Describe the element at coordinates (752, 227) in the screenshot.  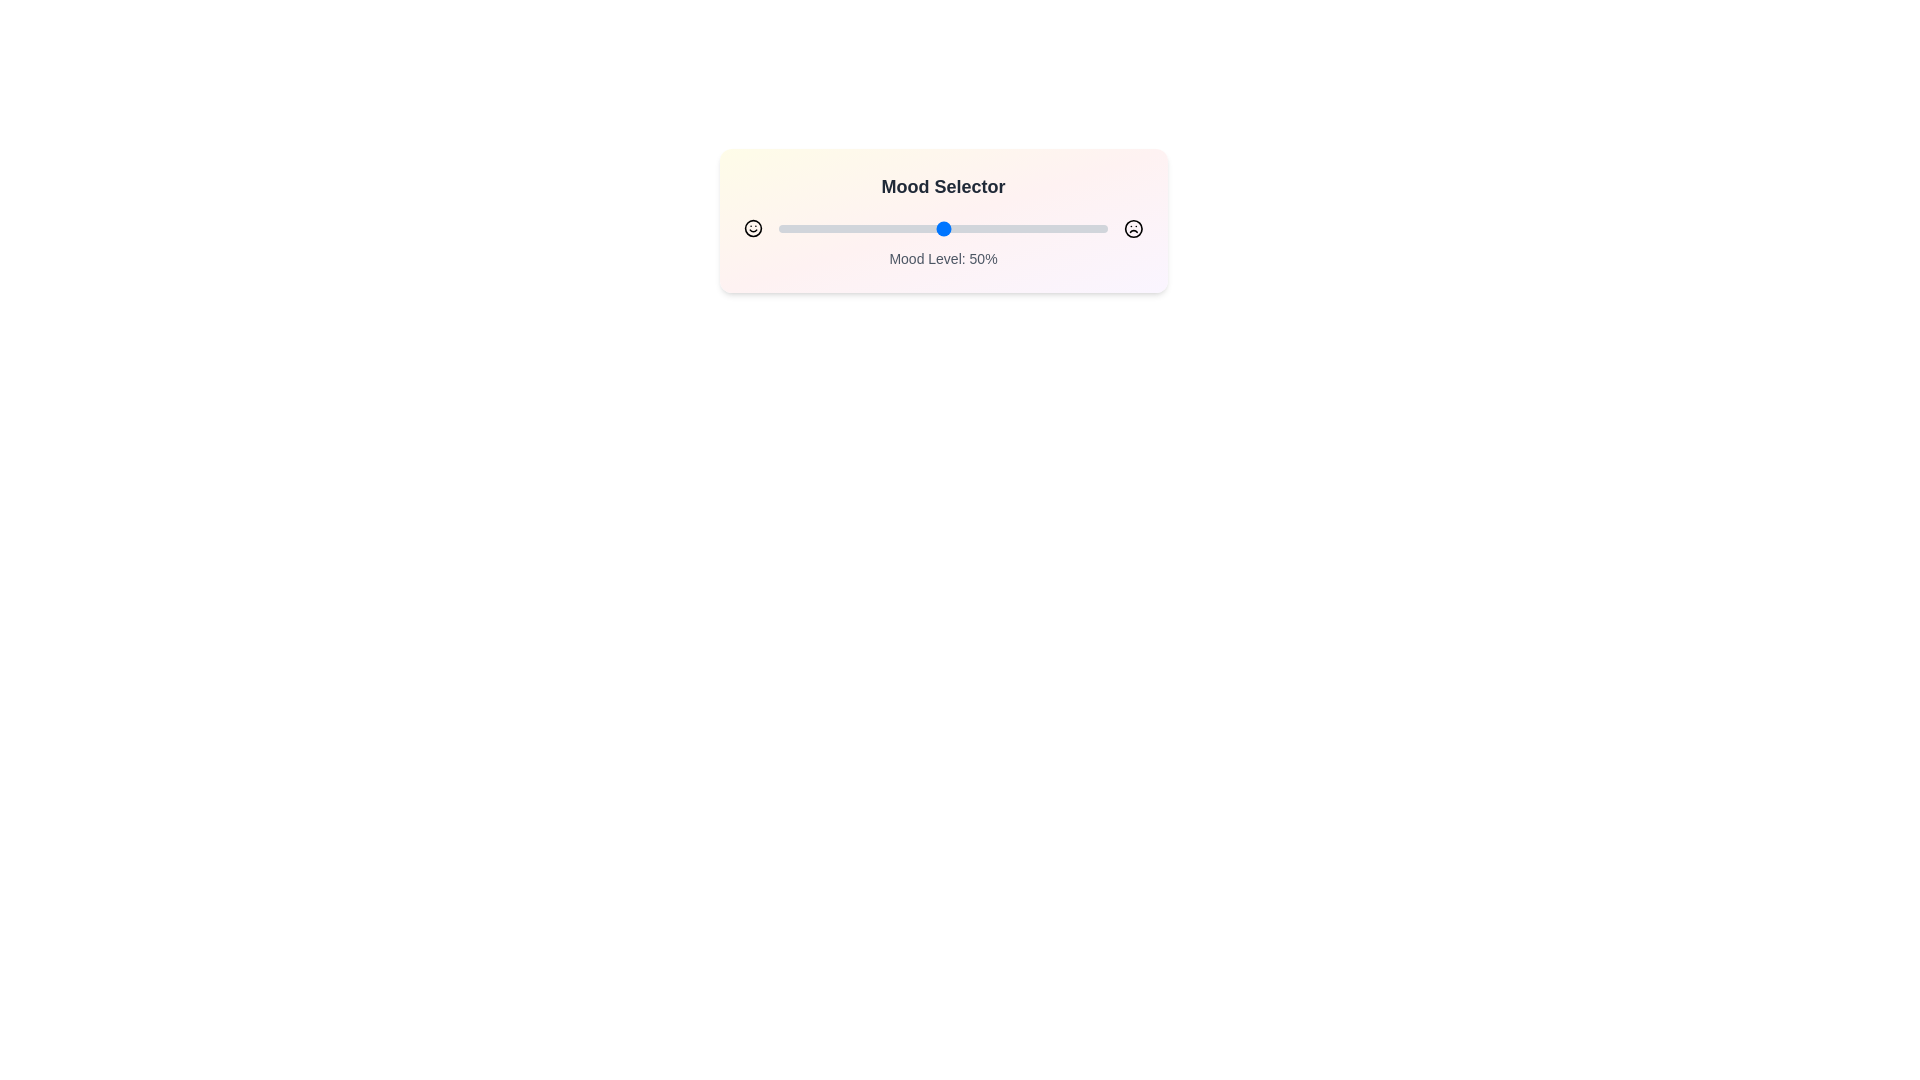
I see `the smiley face icon to interact with the Mood Selector component` at that location.